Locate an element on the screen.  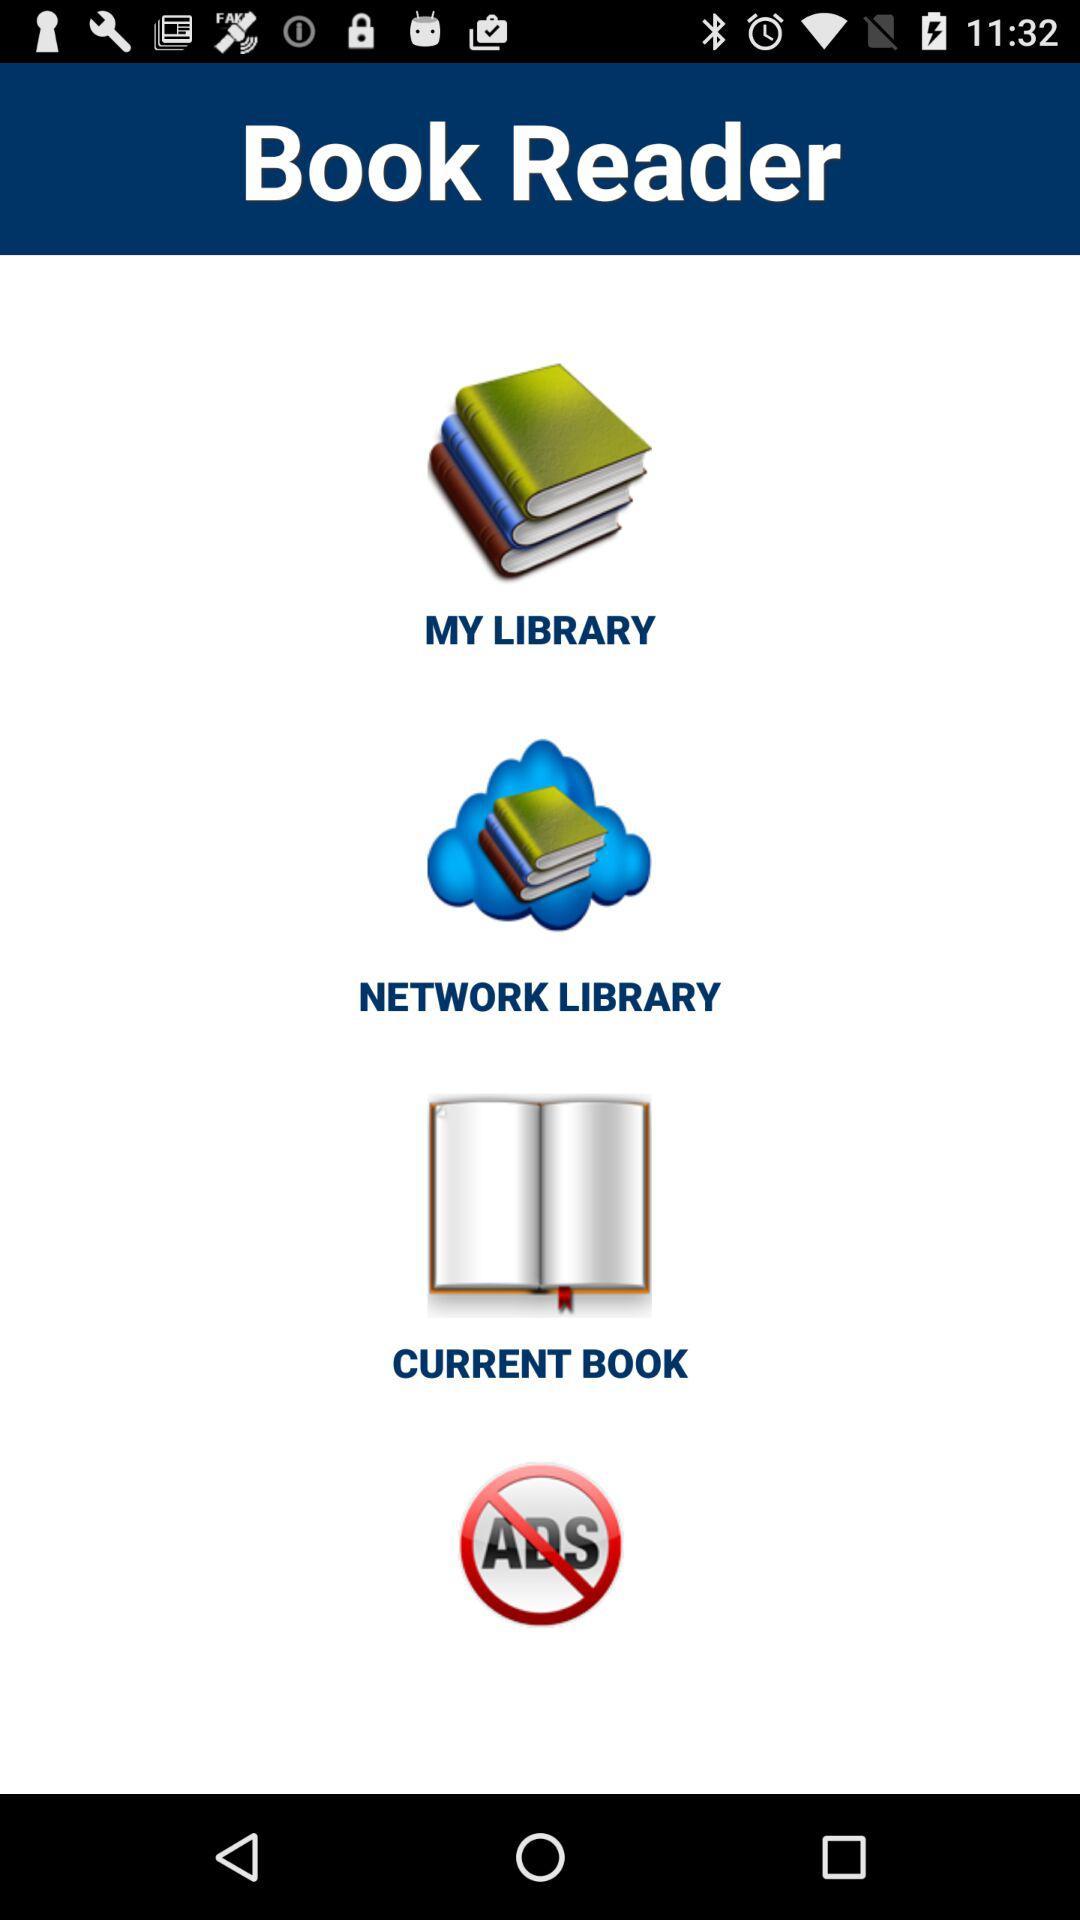
current book is located at coordinates (540, 1249).